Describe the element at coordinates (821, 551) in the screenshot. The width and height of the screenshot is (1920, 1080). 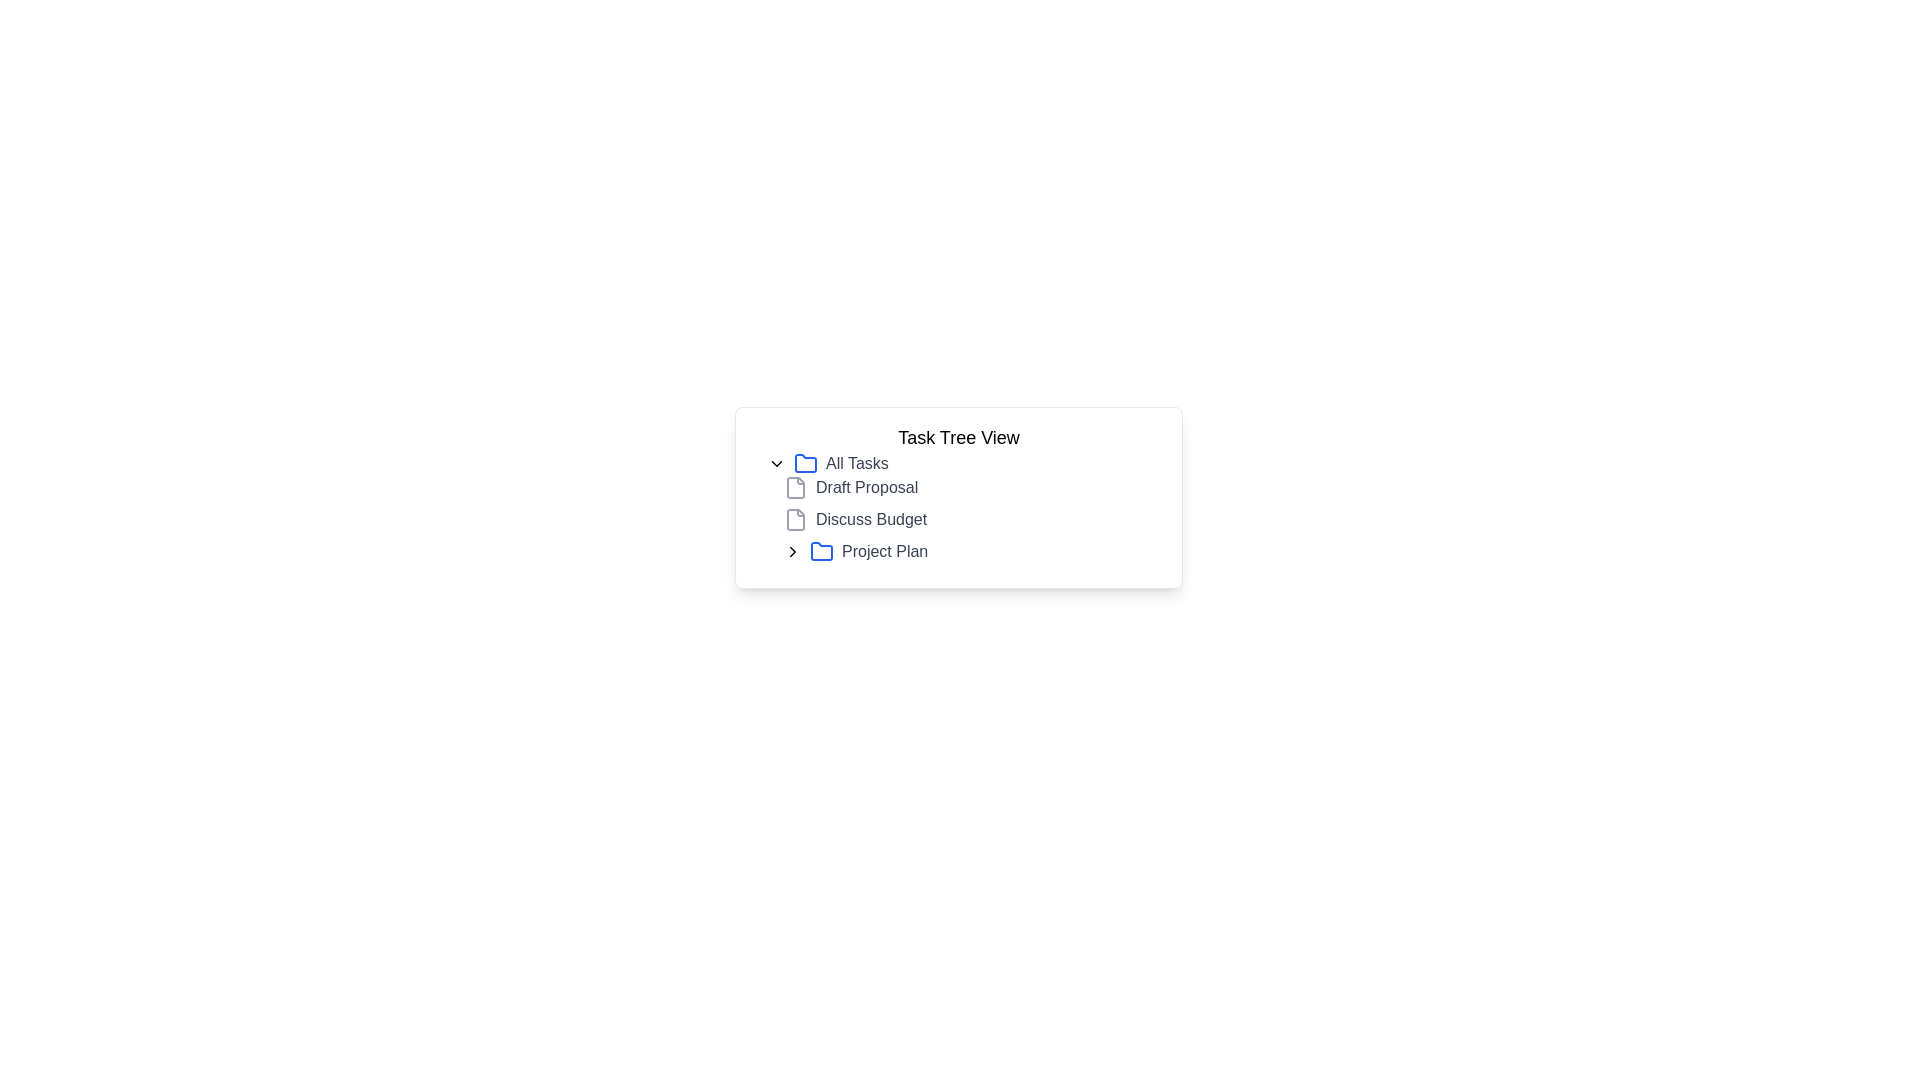
I see `the blue folder icon next to the 'Project Plan' label in the 'Task Tree View' for further actions` at that location.